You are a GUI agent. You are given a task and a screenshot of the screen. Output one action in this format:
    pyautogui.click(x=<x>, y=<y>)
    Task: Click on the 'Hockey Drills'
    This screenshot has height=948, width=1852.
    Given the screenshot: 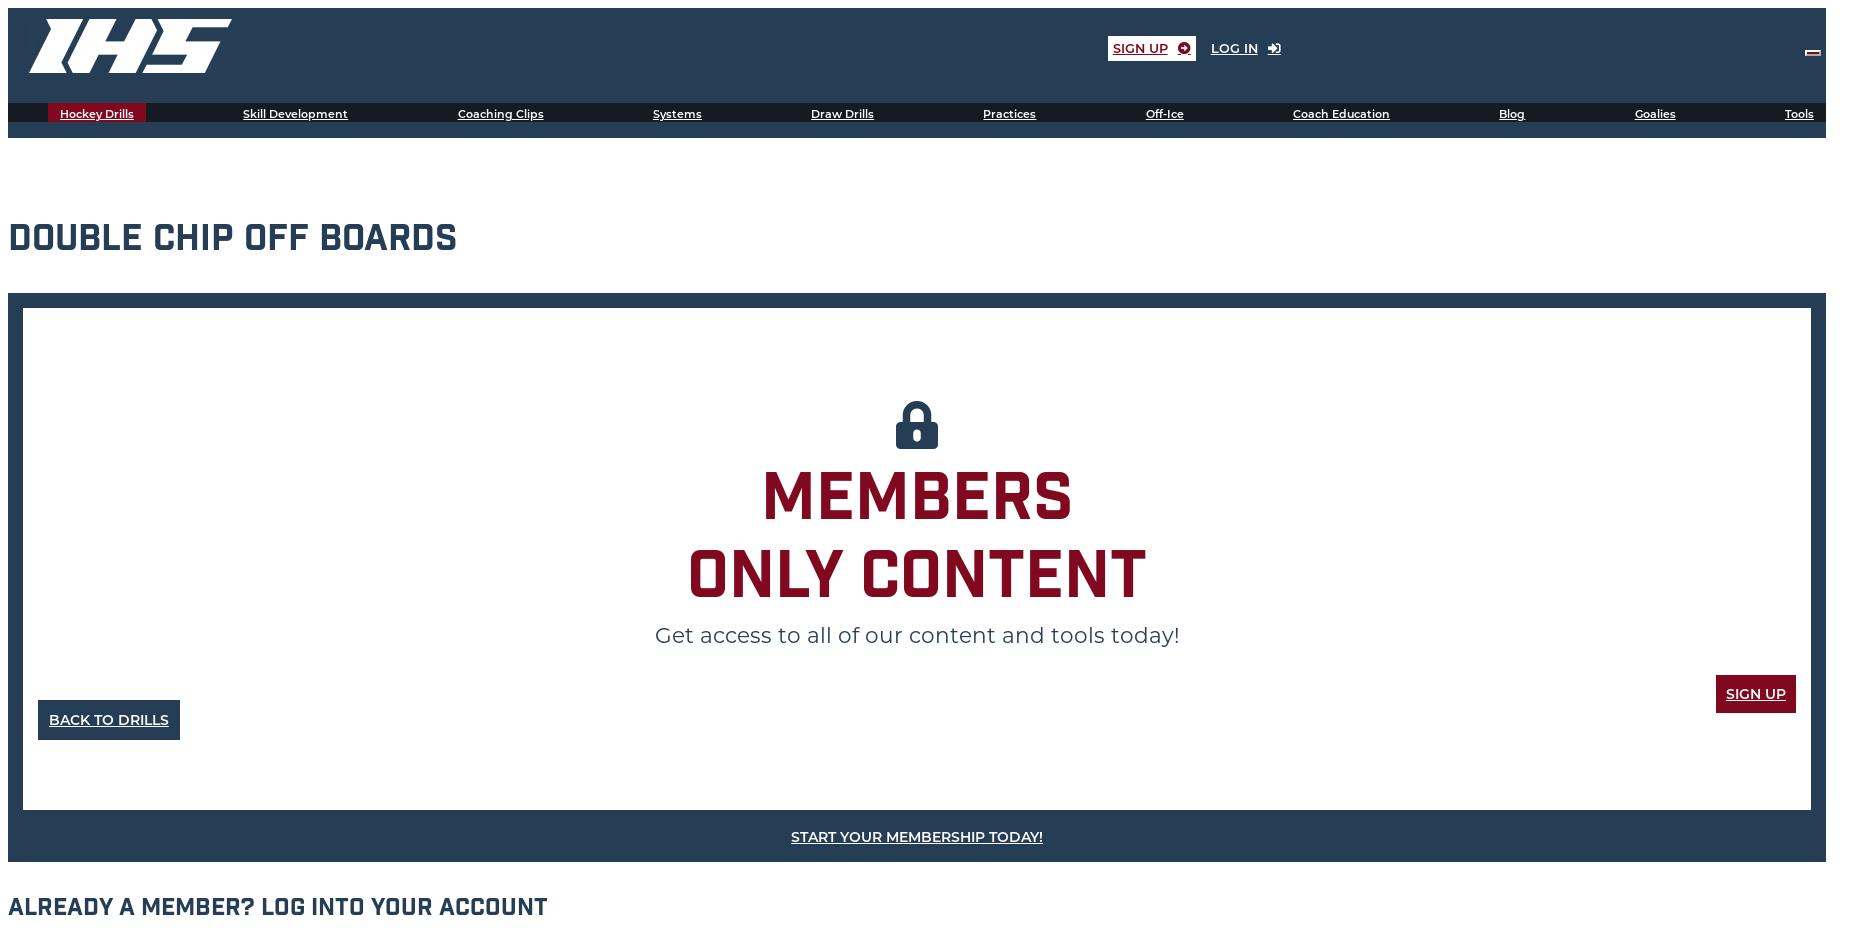 What is the action you would take?
    pyautogui.click(x=96, y=114)
    